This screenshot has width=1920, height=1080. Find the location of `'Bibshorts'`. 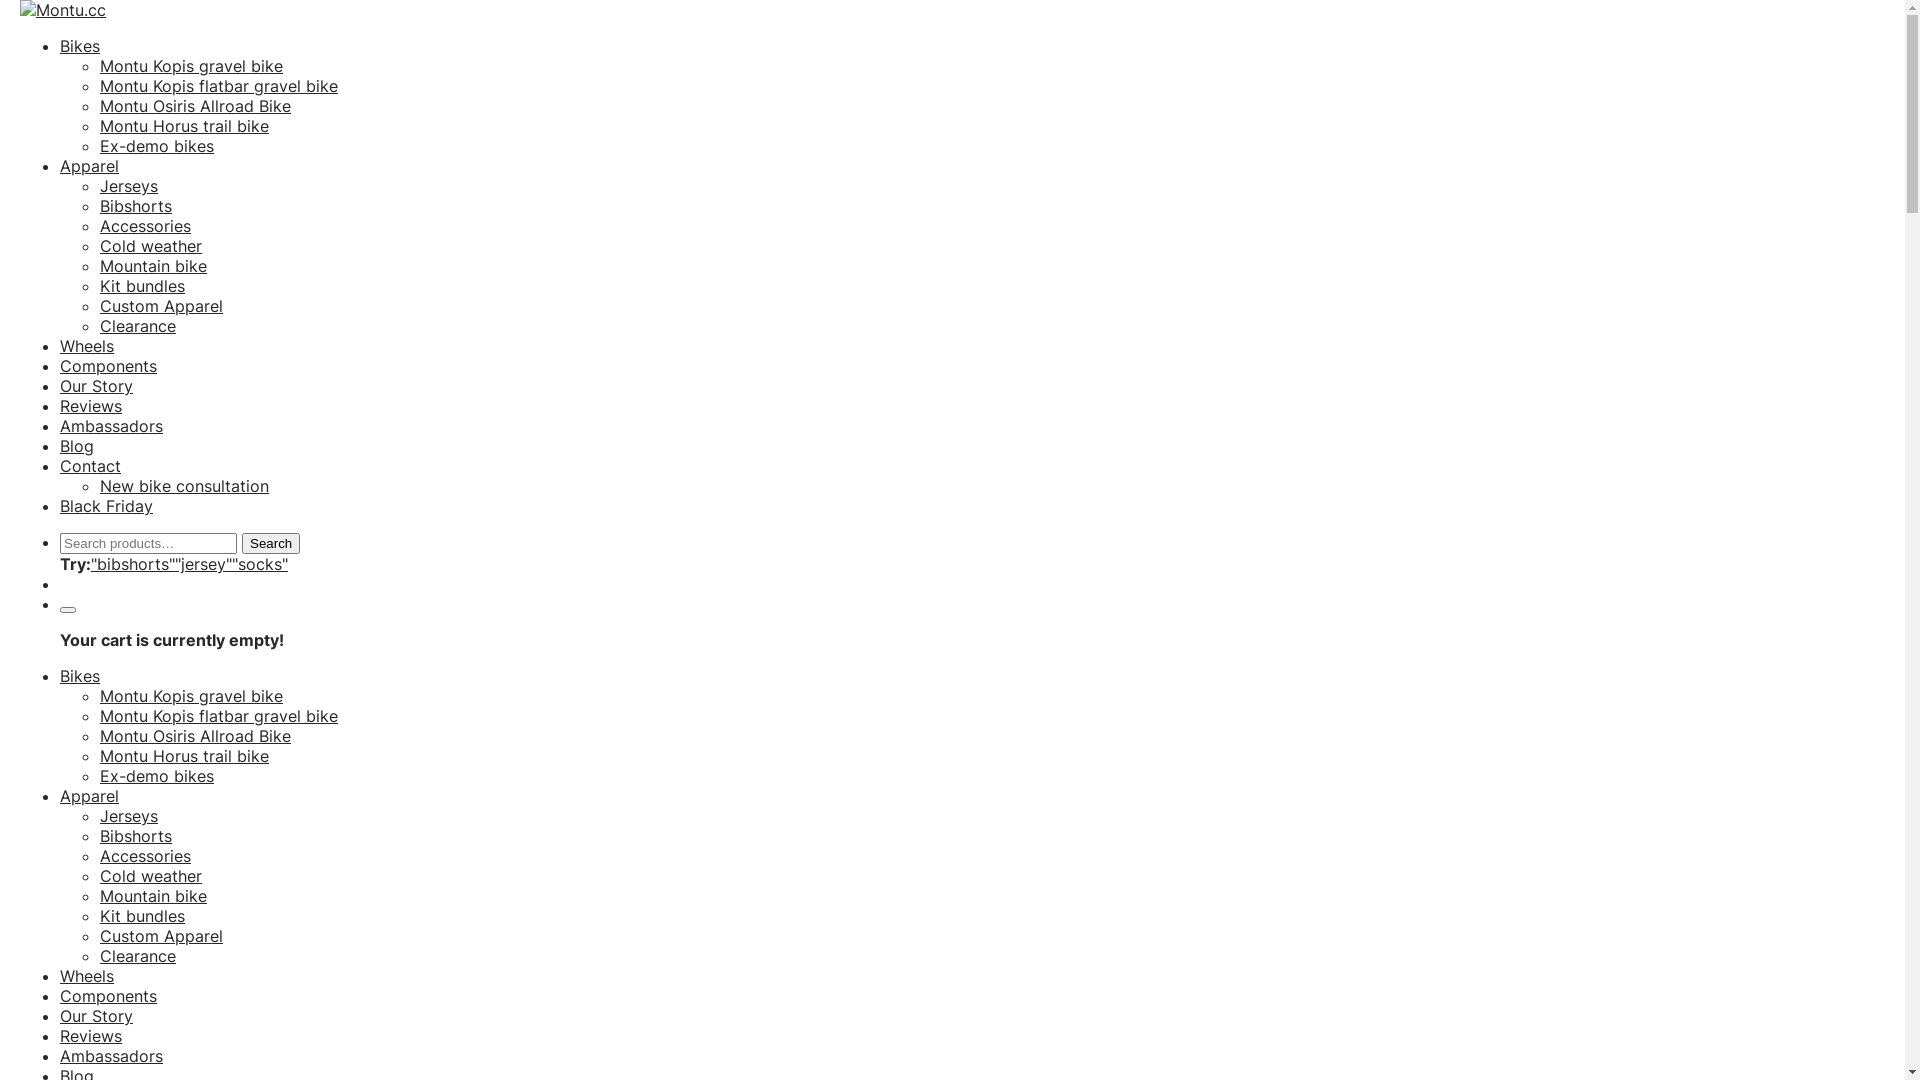

'Bibshorts' is located at coordinates (134, 836).